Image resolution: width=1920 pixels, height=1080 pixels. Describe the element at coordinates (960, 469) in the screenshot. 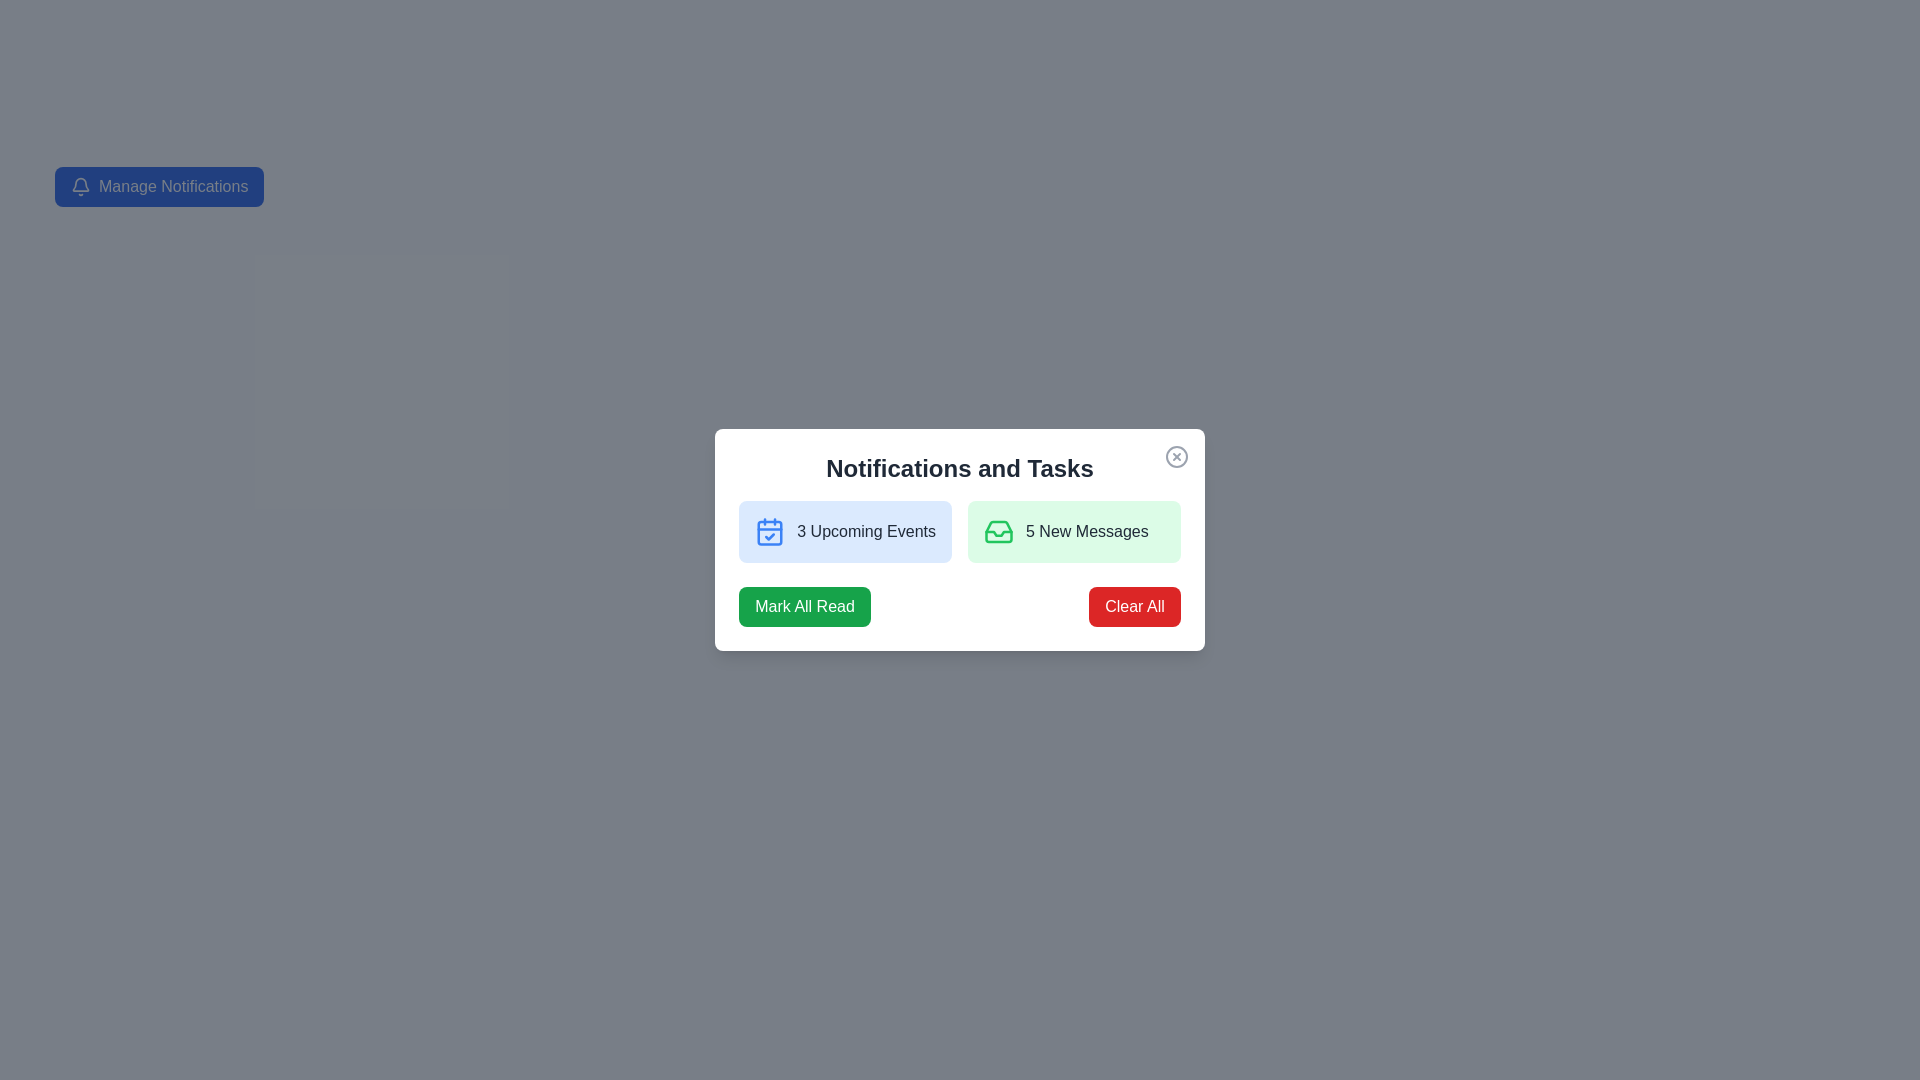

I see `header text 'Notifications and Tasks' to understand the context of the notification section, which includes details about upcoming events and new messages` at that location.